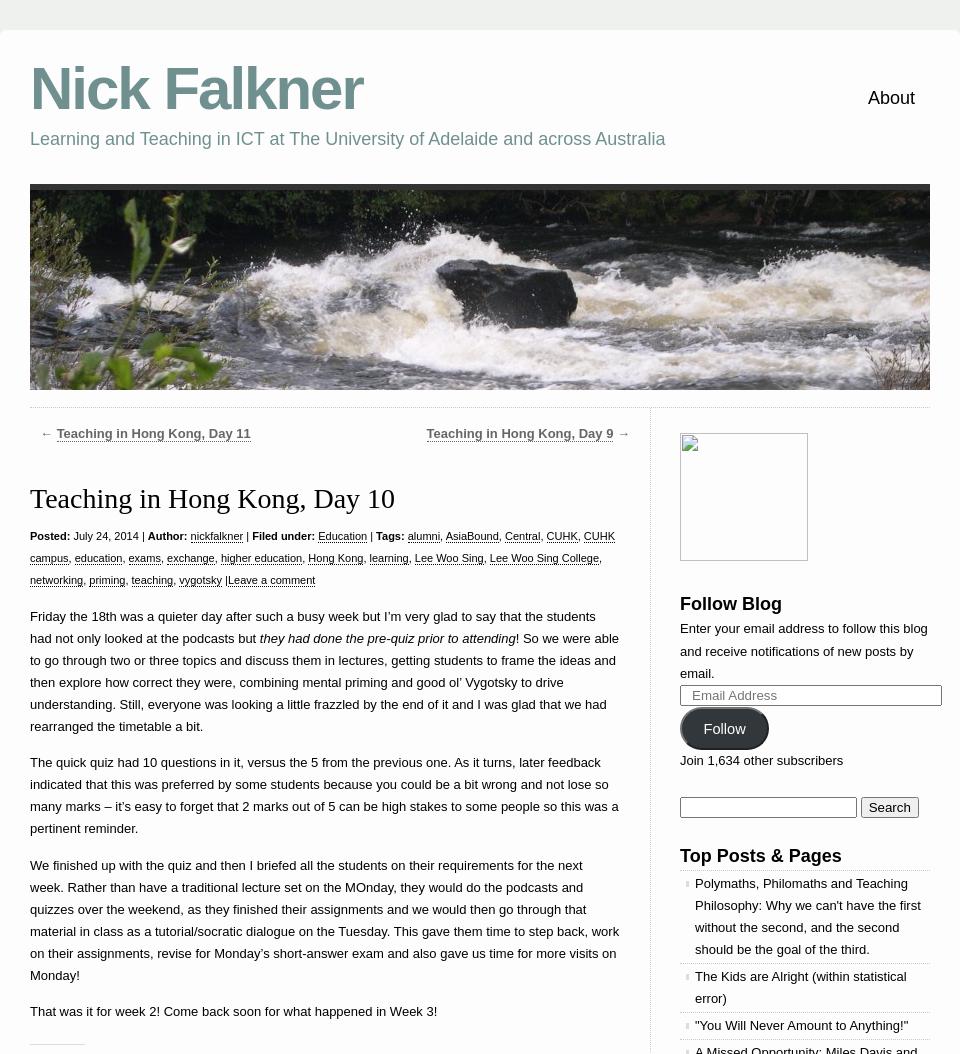  What do you see at coordinates (561, 535) in the screenshot?
I see `'CUHK'` at bounding box center [561, 535].